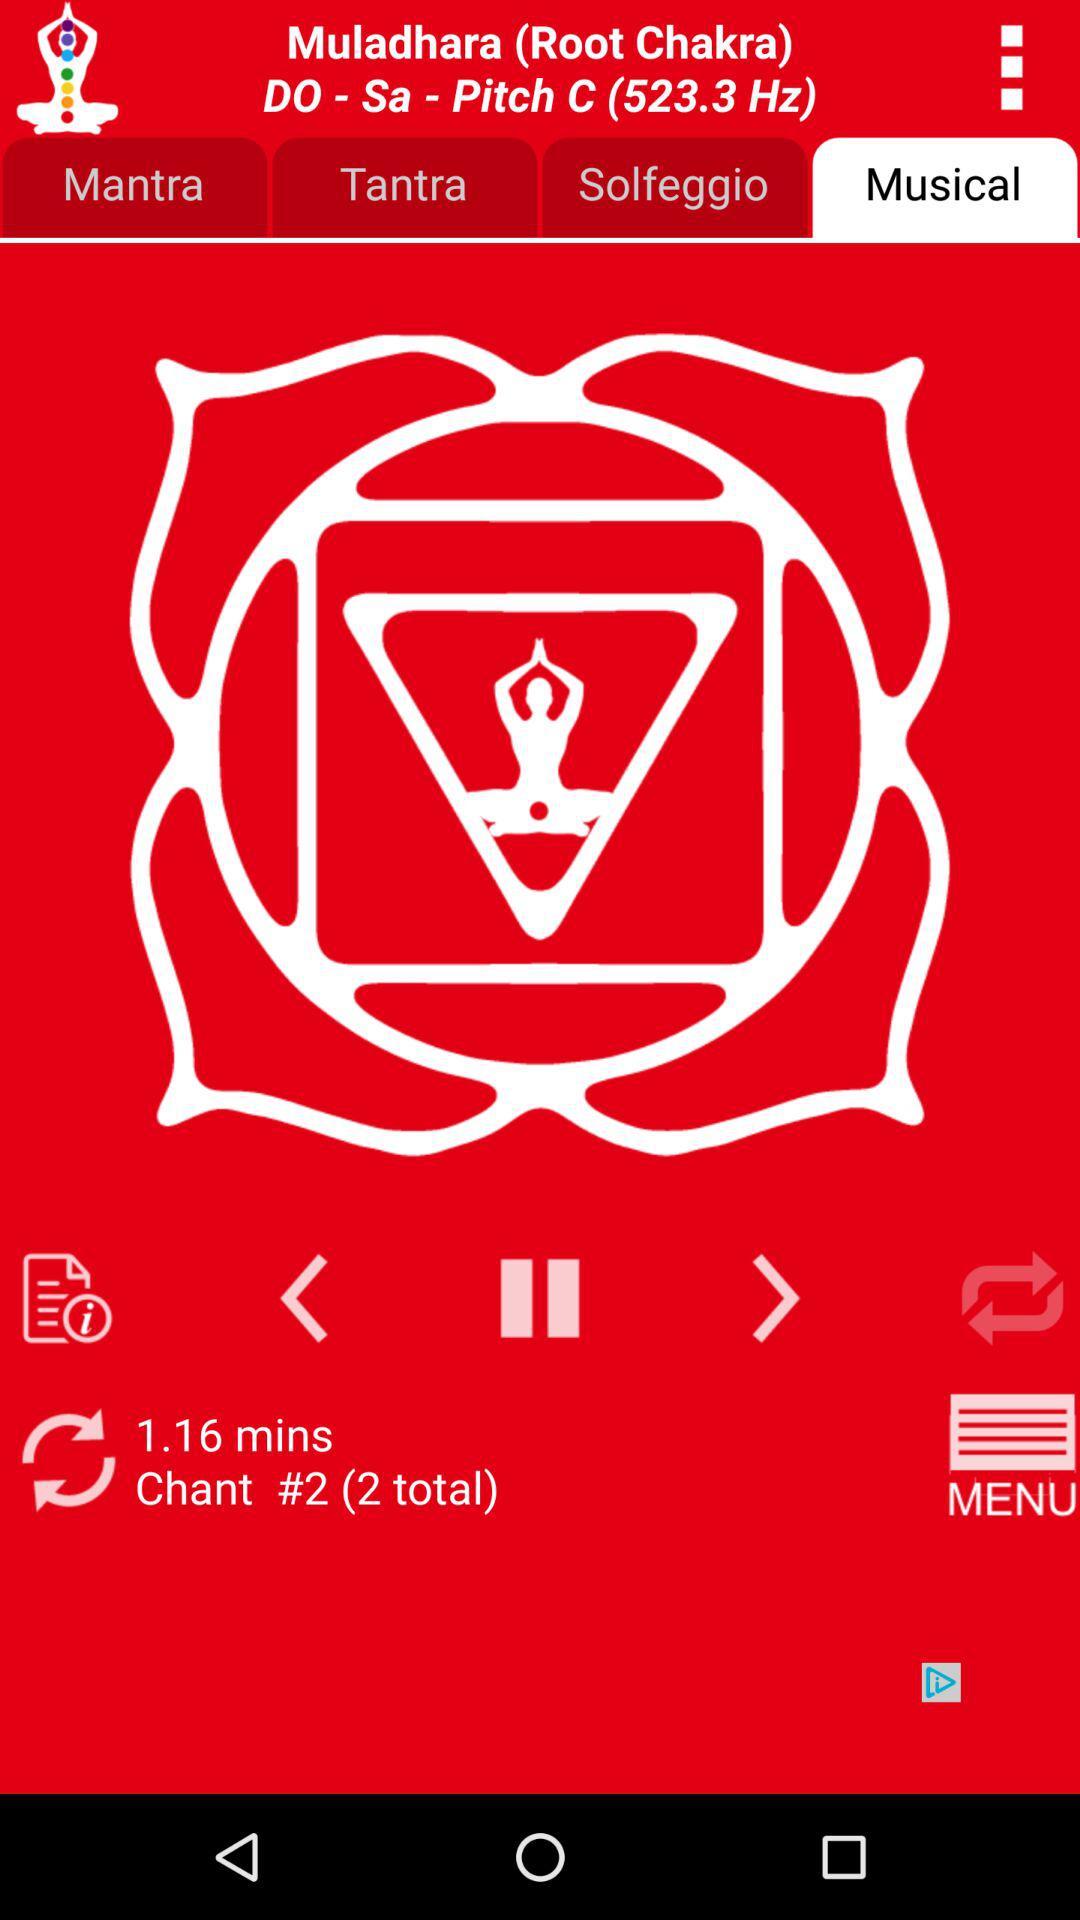 The width and height of the screenshot is (1080, 1920). What do you see at coordinates (1012, 1298) in the screenshot?
I see `repeat playlist` at bounding box center [1012, 1298].